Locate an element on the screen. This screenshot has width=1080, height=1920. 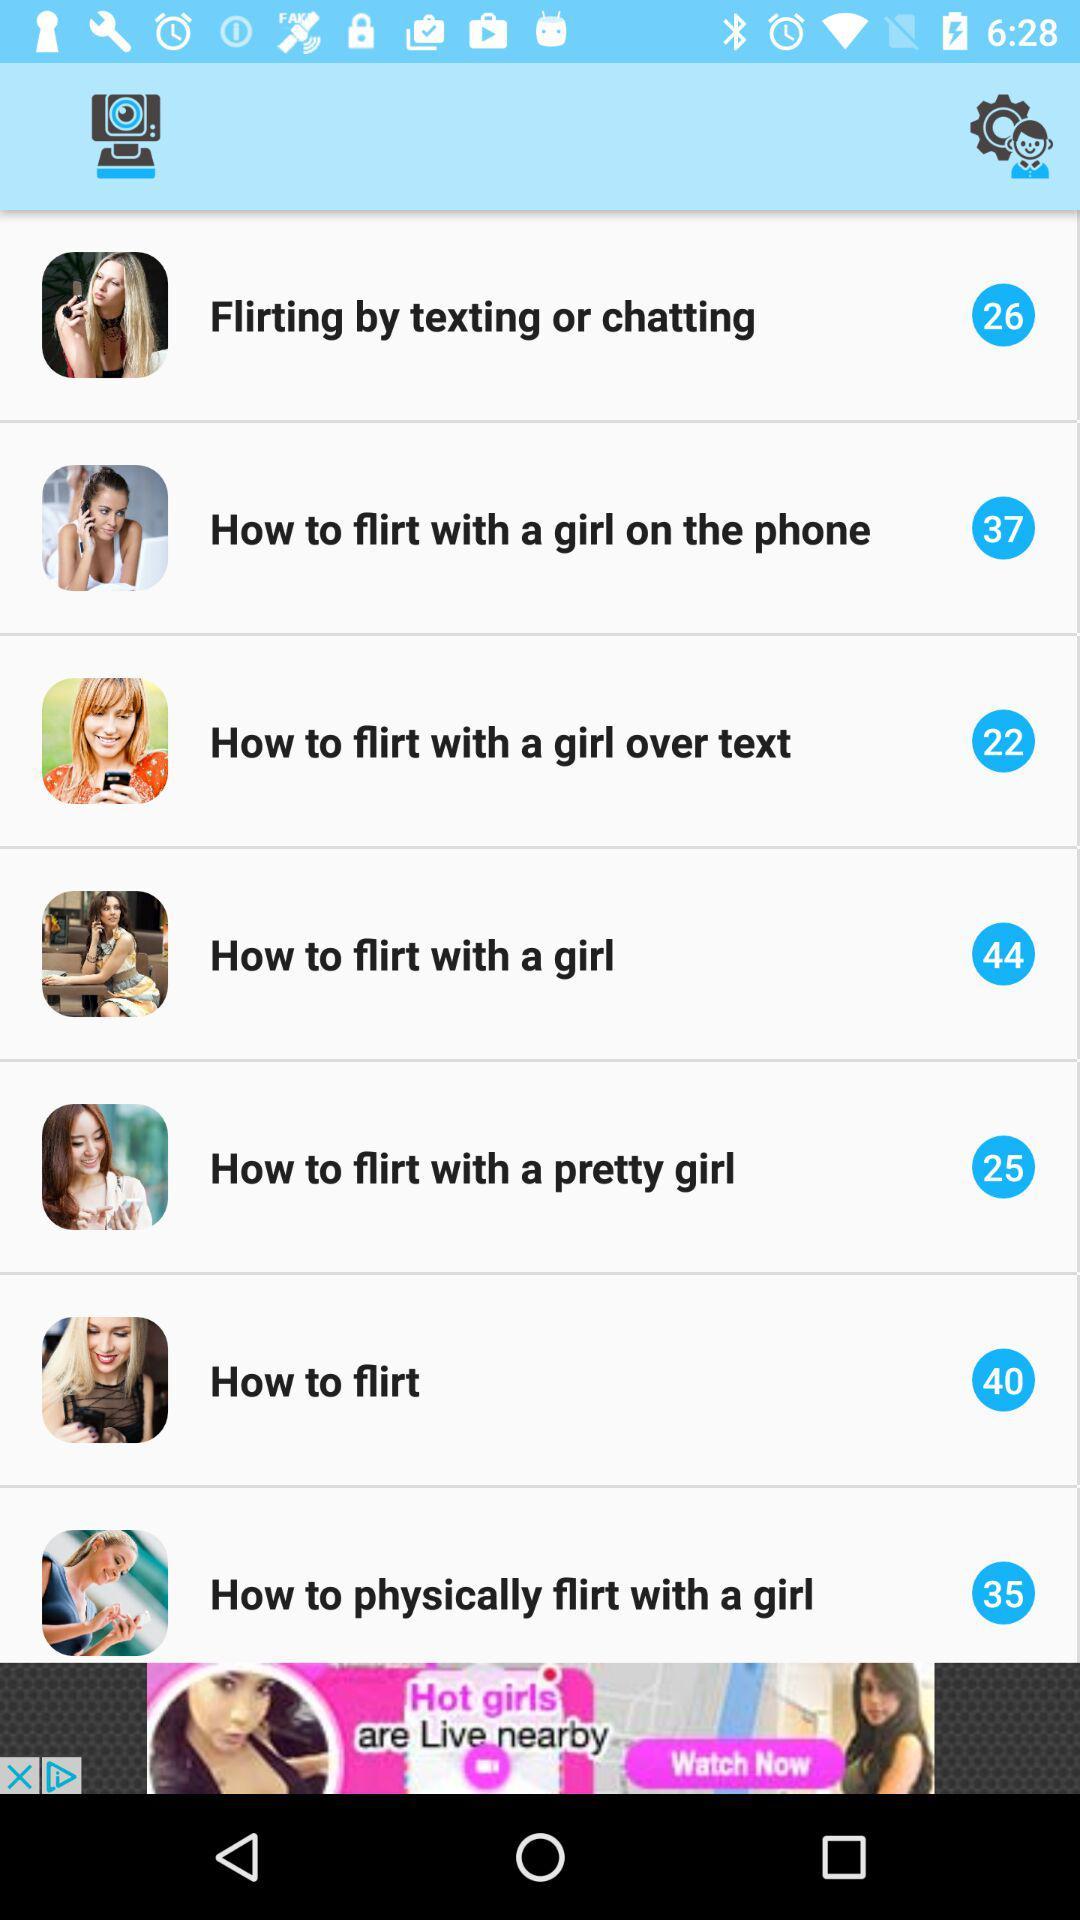
the image which is beside how to flirt is located at coordinates (104, 1379).